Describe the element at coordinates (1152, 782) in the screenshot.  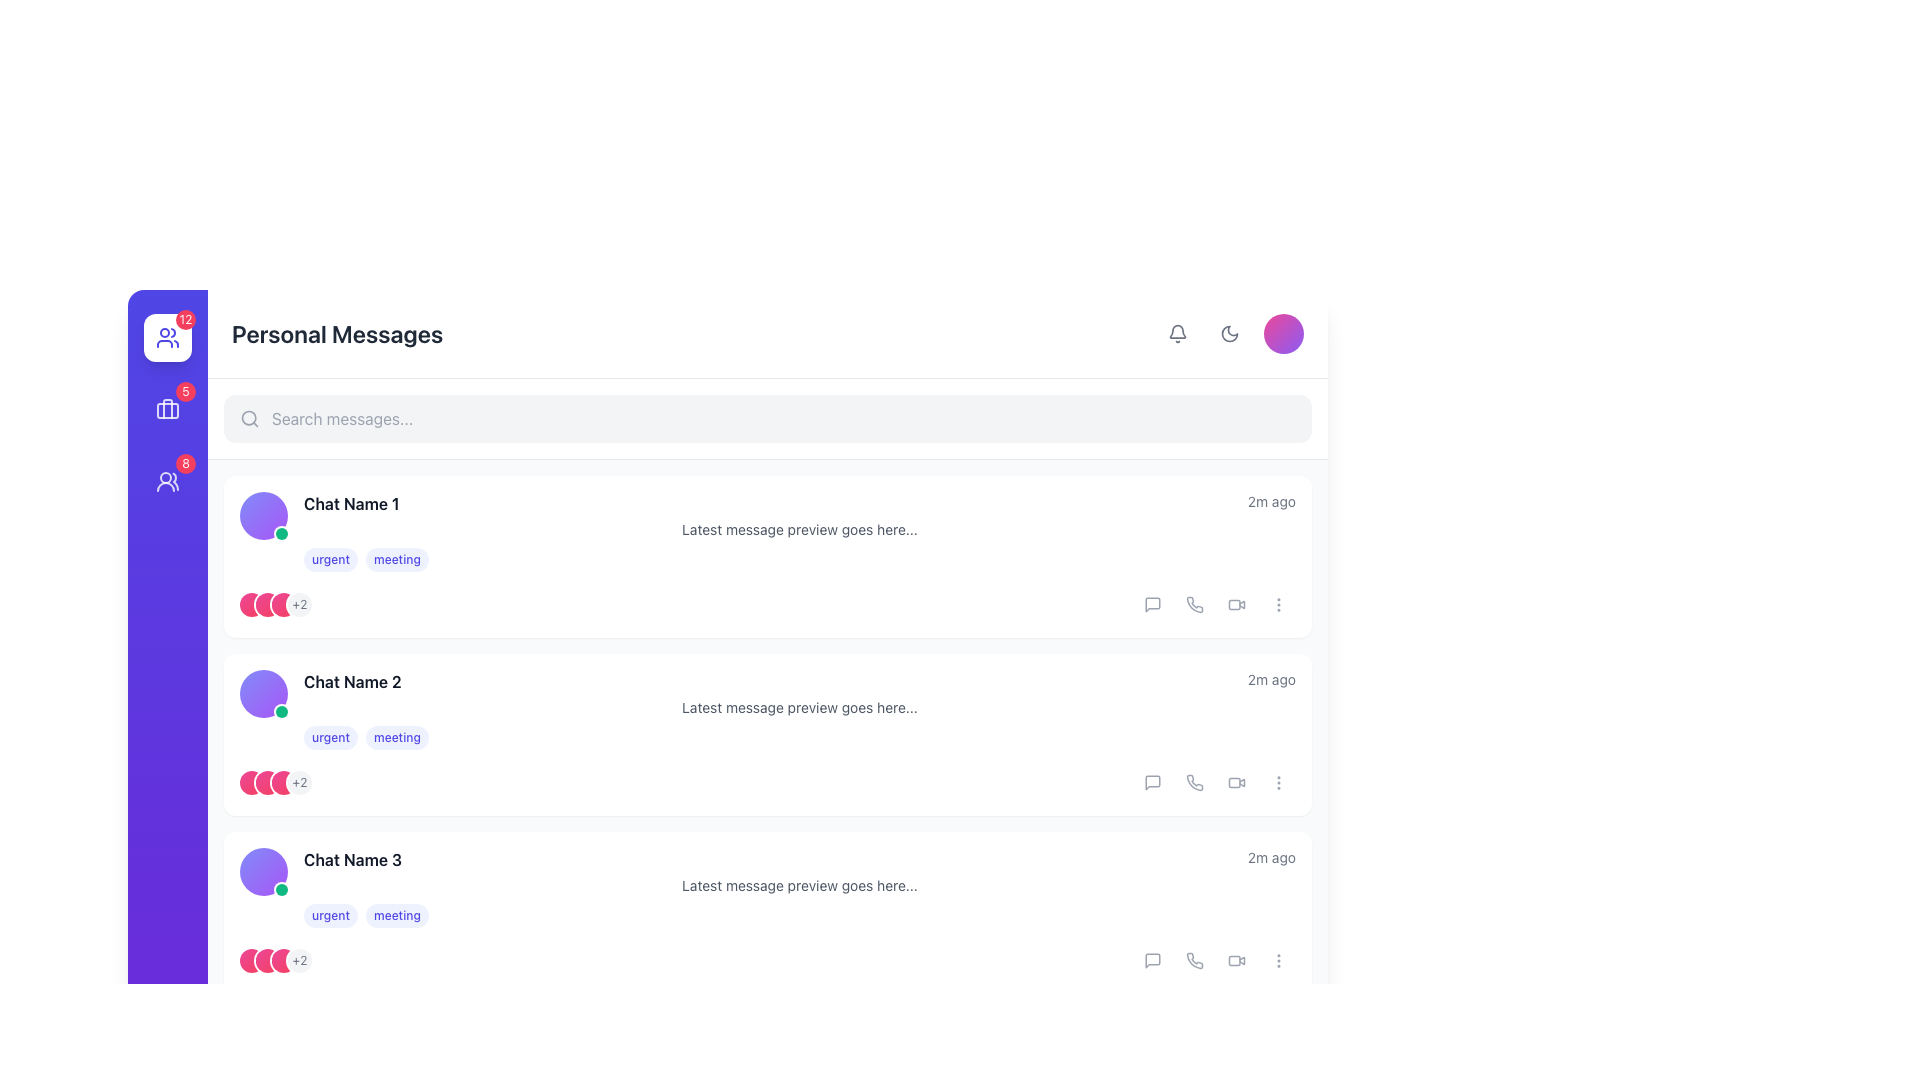
I see `the messaging icon located in the third chat entry from the top, positioned to the far right between the video call and more options icons` at that location.